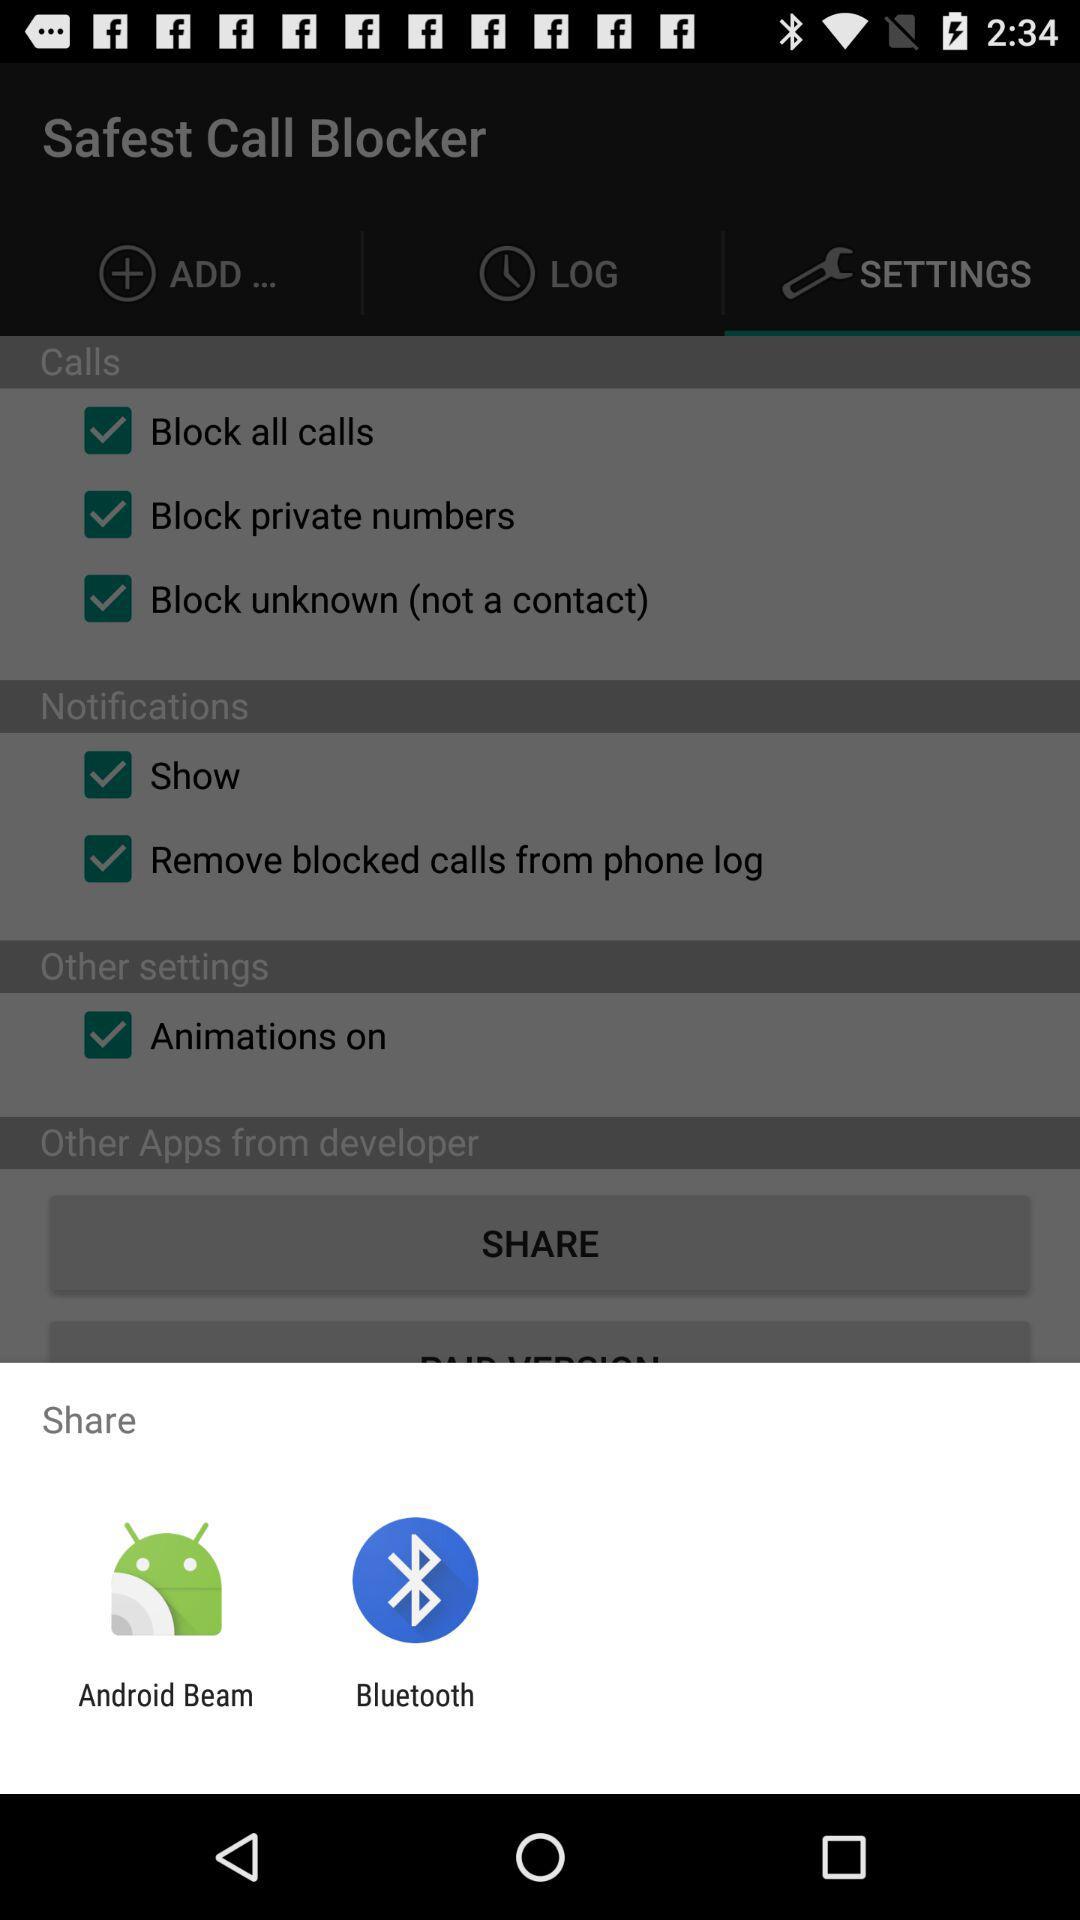  What do you see at coordinates (414, 1711) in the screenshot?
I see `the bluetooth` at bounding box center [414, 1711].